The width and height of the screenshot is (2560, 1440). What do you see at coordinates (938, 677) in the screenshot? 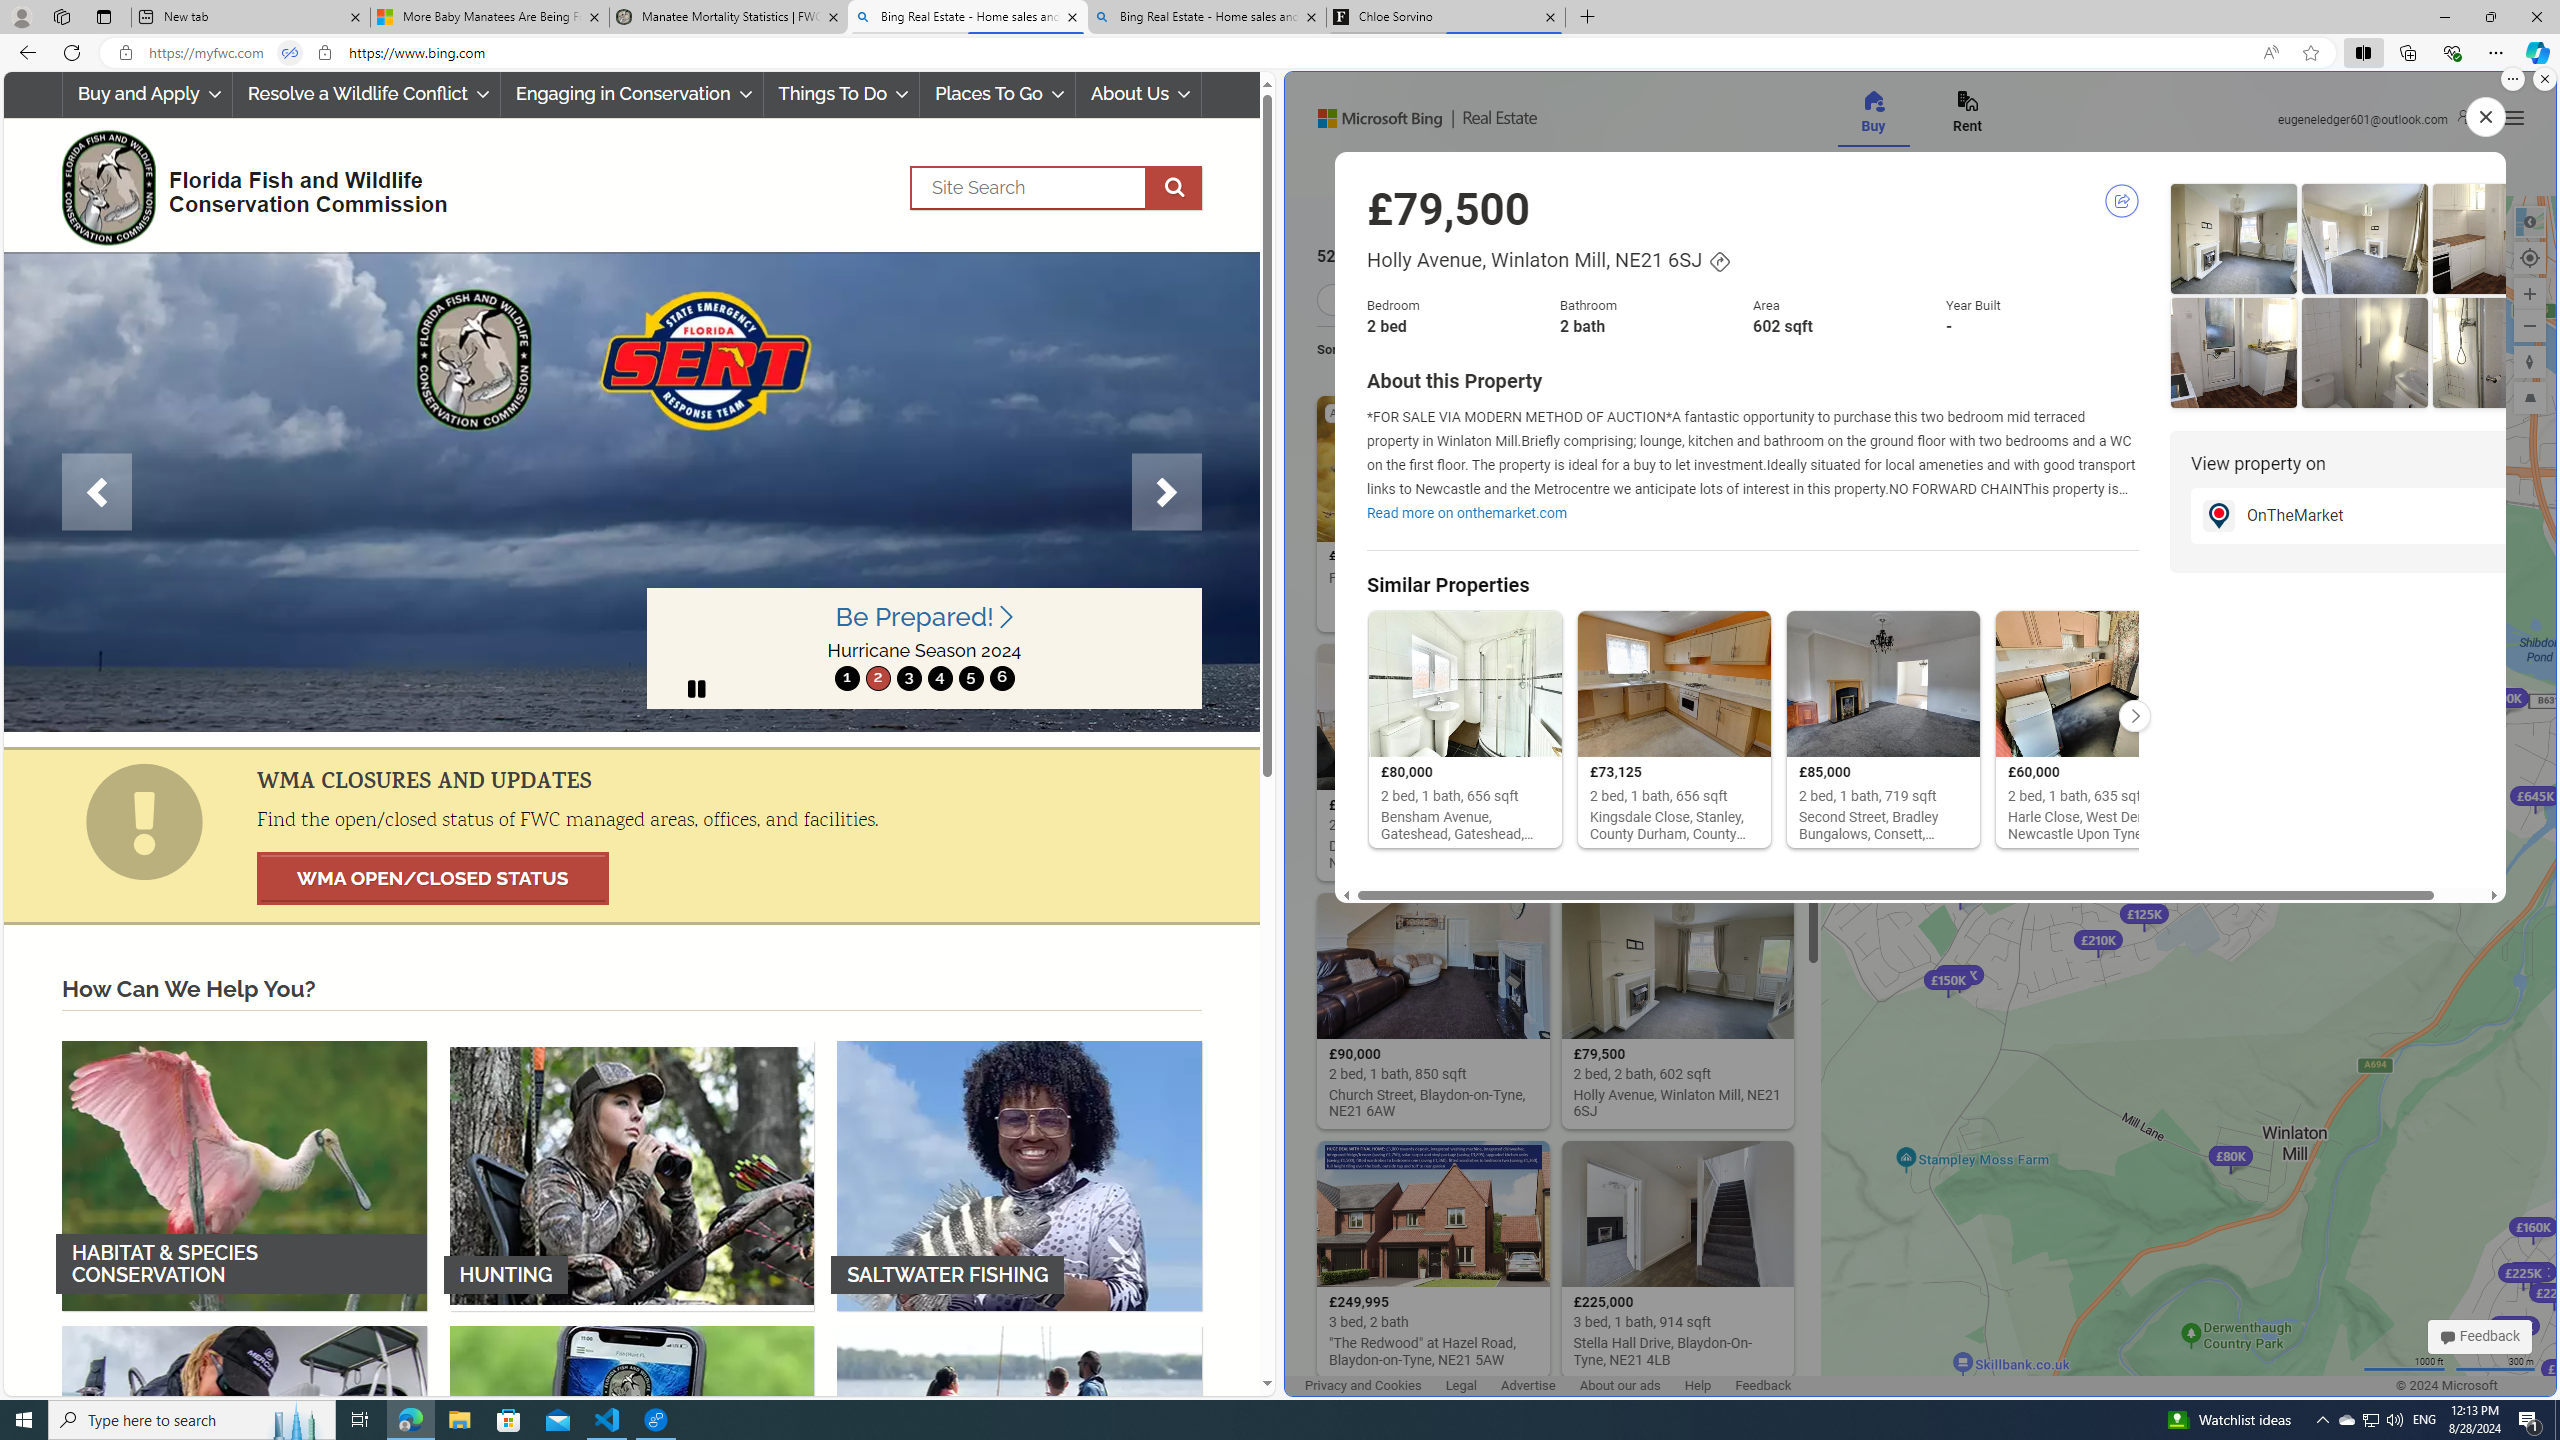
I see `'4'` at bounding box center [938, 677].